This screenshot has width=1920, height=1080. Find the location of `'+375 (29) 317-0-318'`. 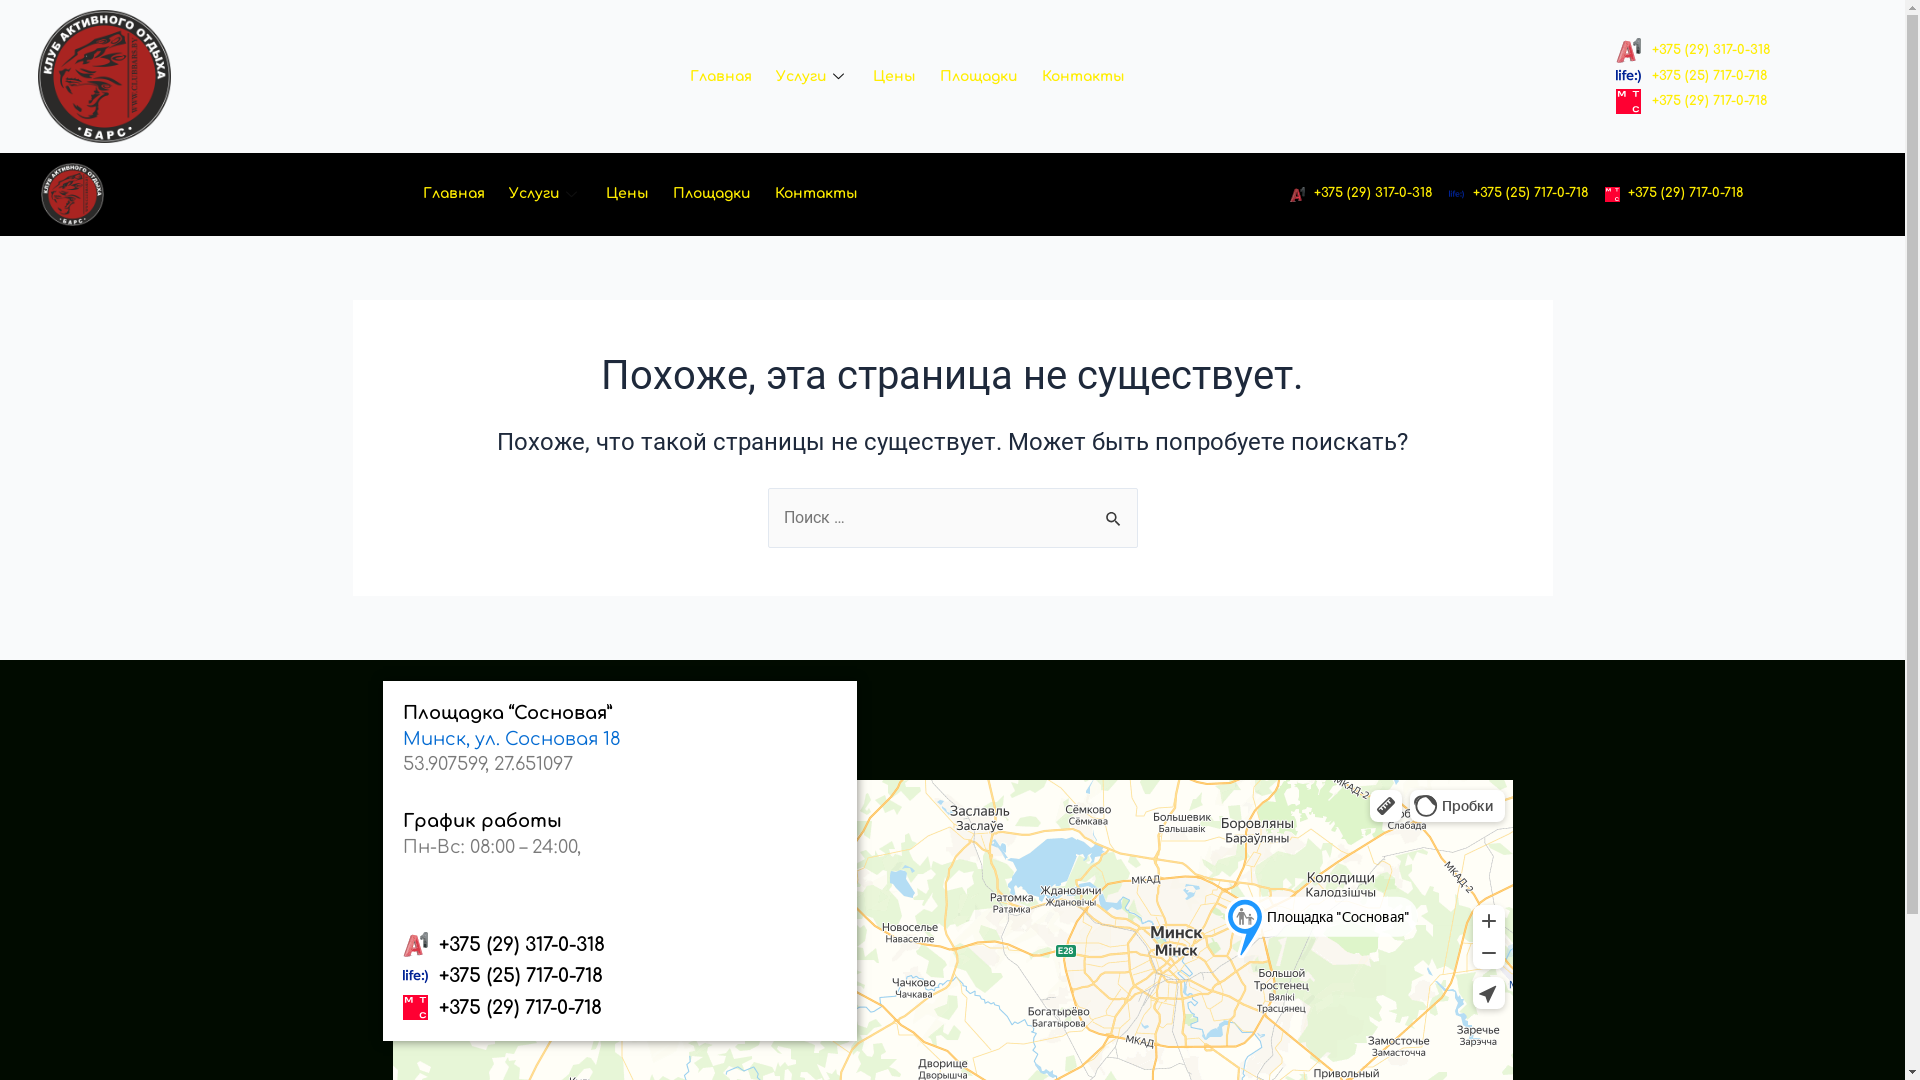

'+375 (29) 317-0-318' is located at coordinates (1692, 49).